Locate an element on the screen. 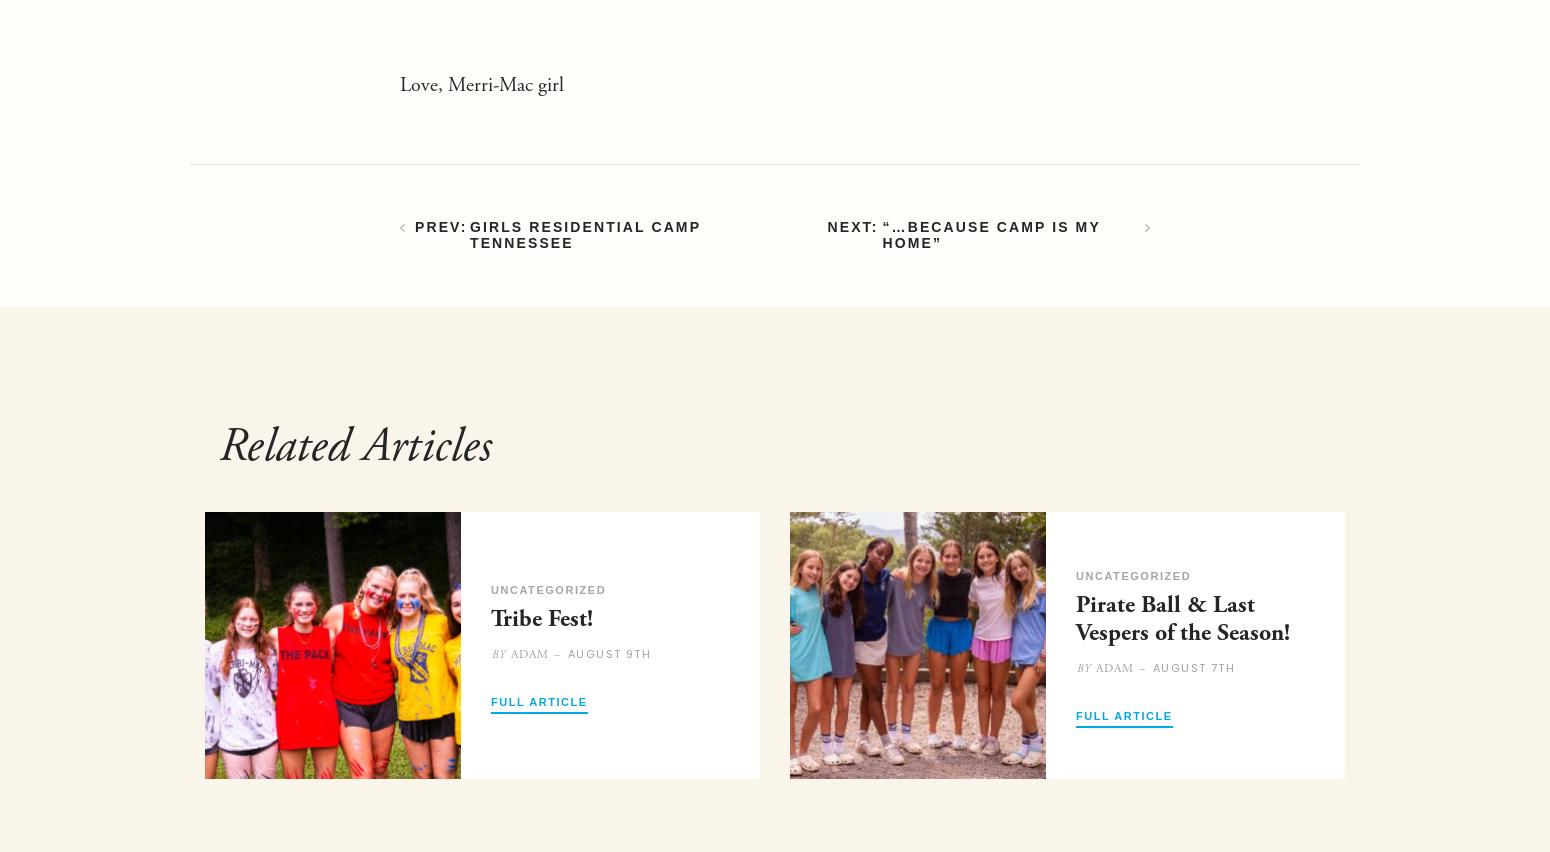  'August 7th' is located at coordinates (1193, 666).